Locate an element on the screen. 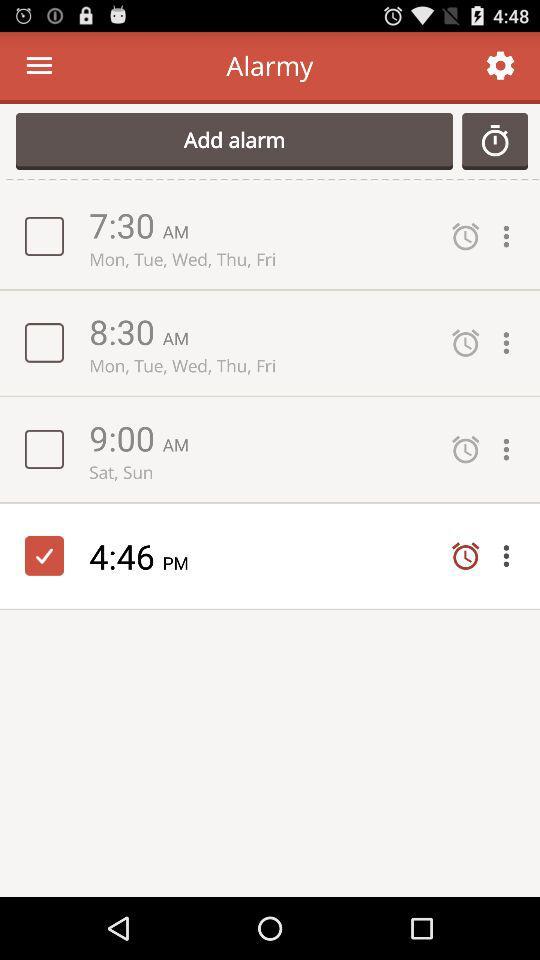  the item to the left of the am is located at coordinates (125, 437).